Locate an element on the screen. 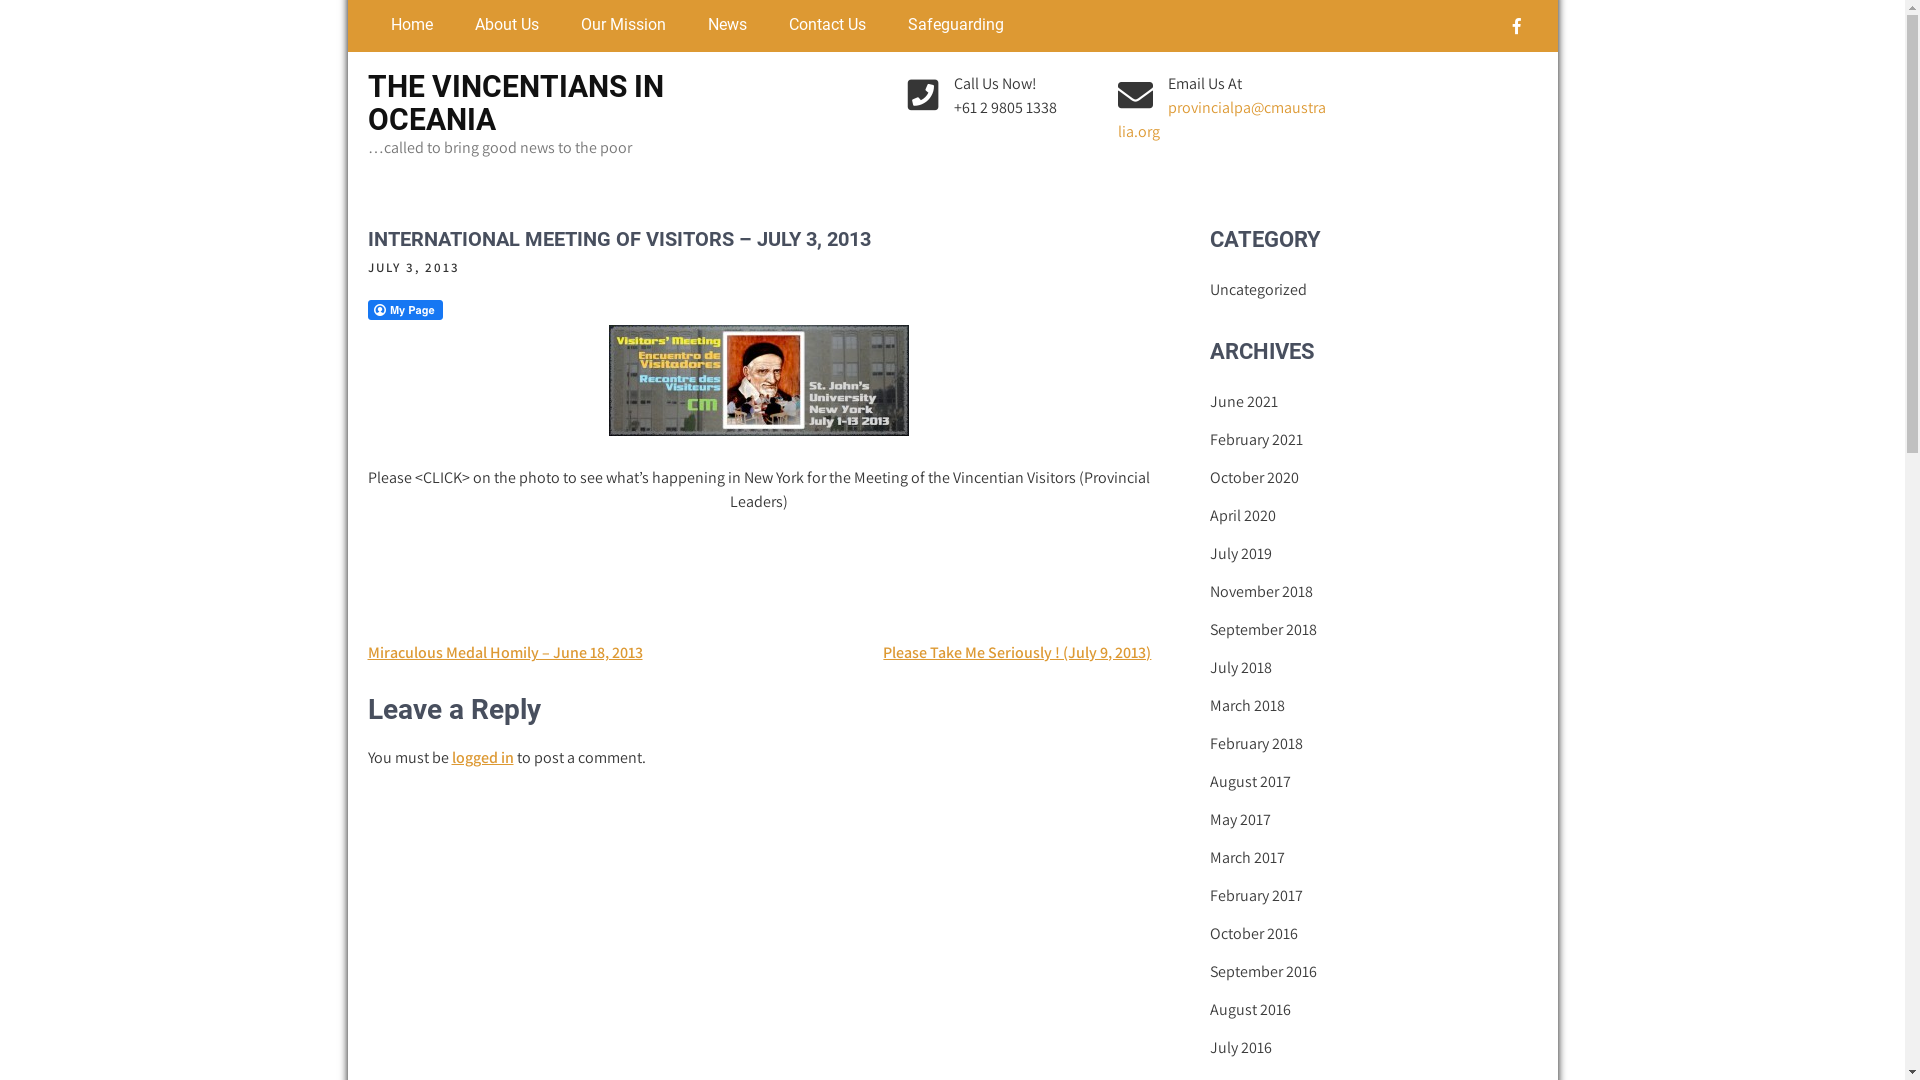 The height and width of the screenshot is (1080, 1920). 'March 2017' is located at coordinates (1246, 856).